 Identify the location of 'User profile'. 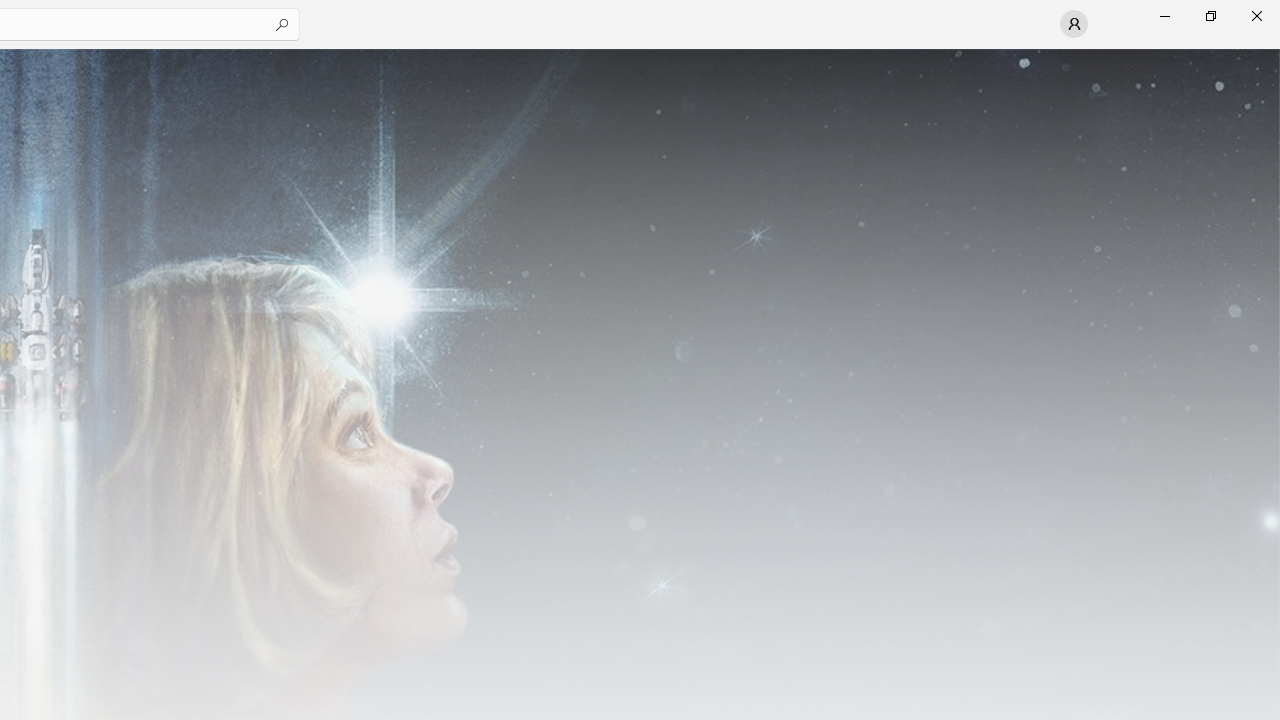
(1072, 24).